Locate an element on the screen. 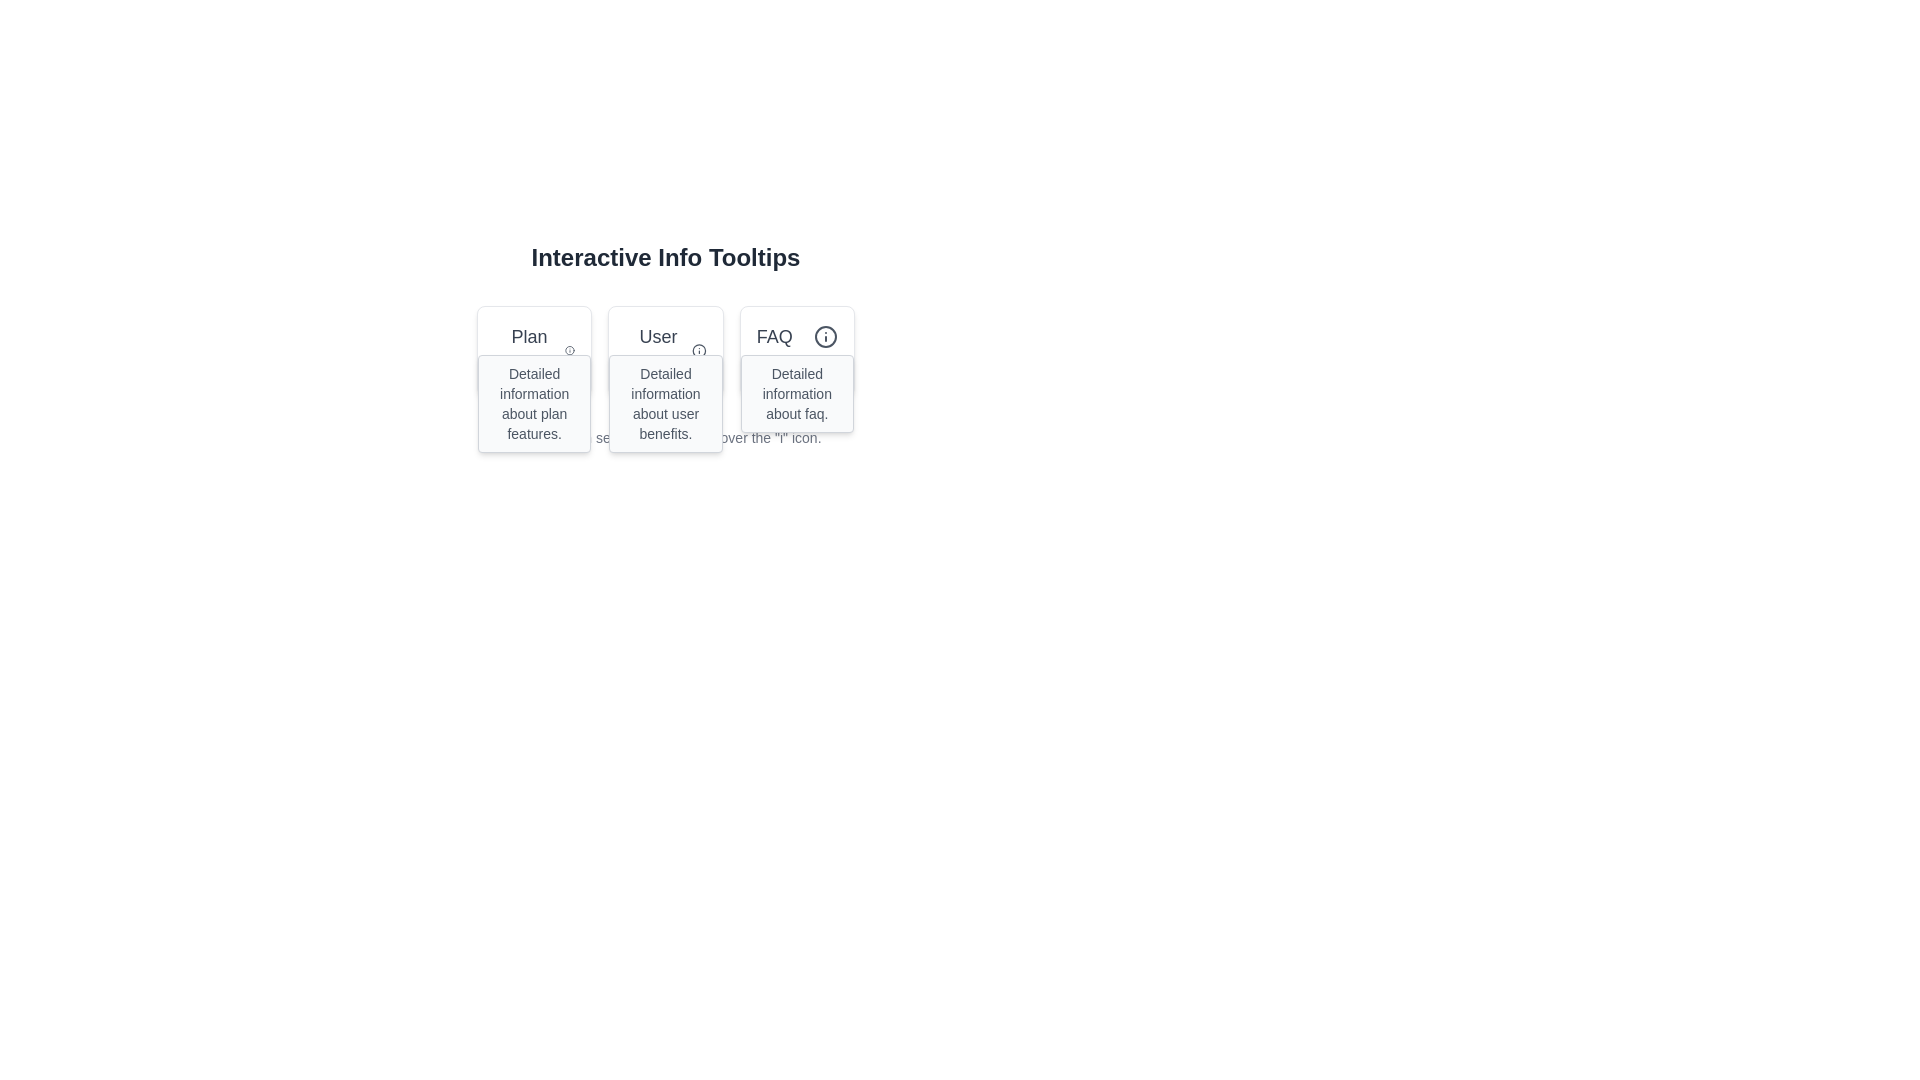 This screenshot has width=1920, height=1080. the tooltip text element that contains the words 'Detailed information about user benefits.' located under the 'User' label in the central tooltip box is located at coordinates (666, 404).